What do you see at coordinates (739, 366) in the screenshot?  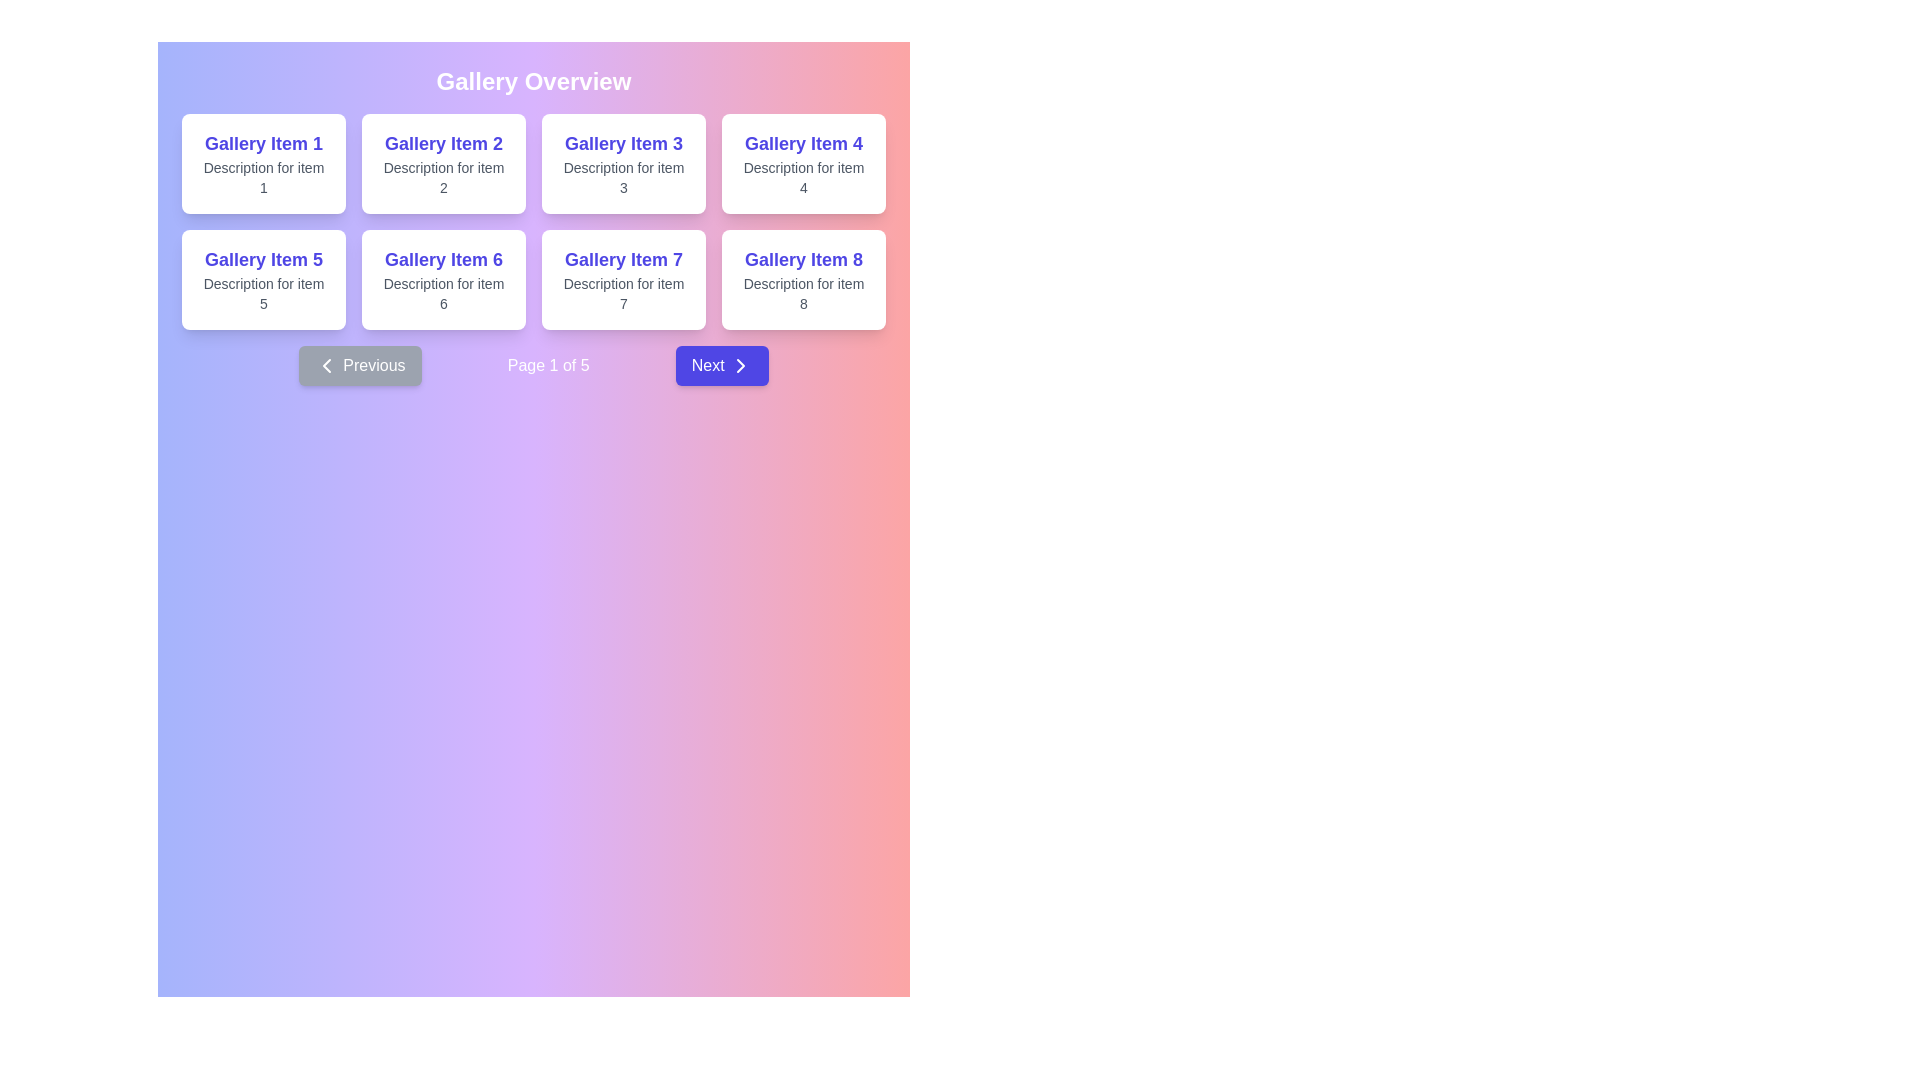 I see `the right arrow icon within the 'Next' button` at bounding box center [739, 366].